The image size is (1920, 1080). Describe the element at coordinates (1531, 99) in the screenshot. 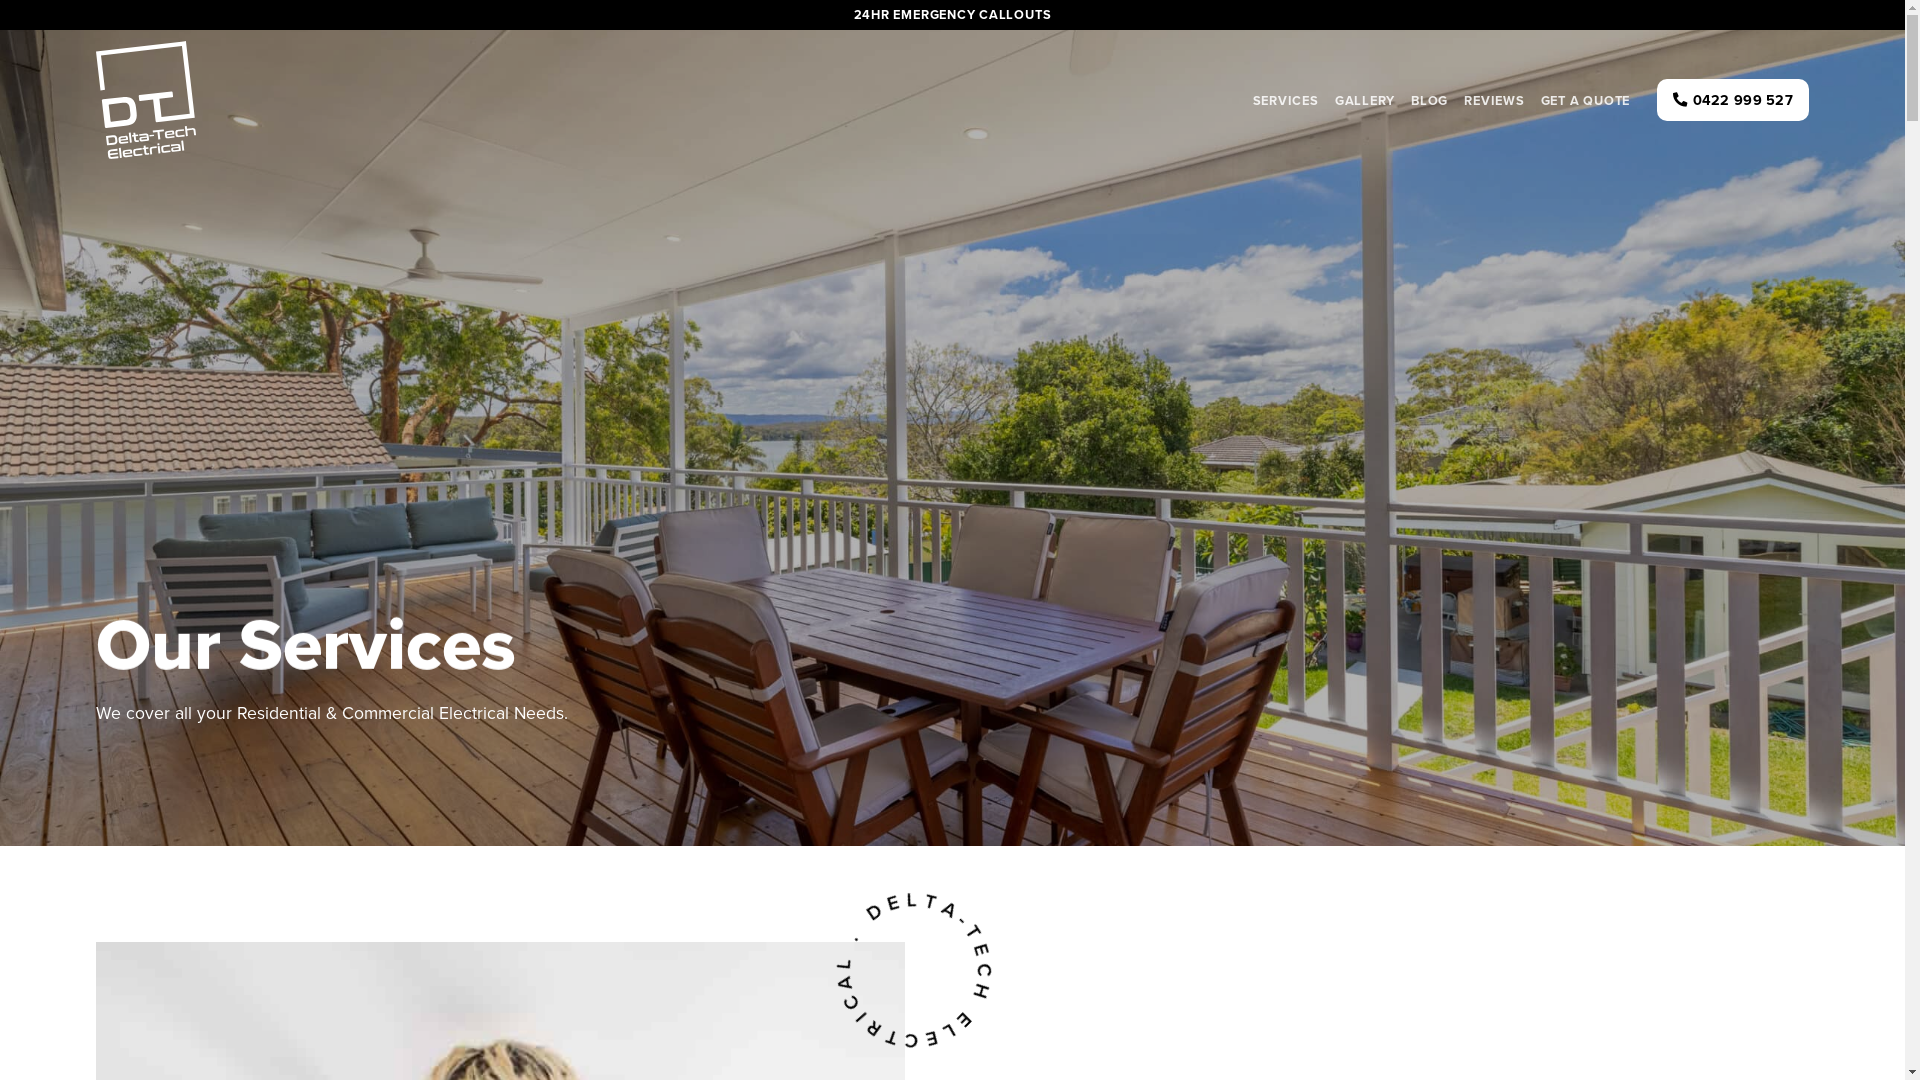

I see `'GET A QUOTE'` at that location.